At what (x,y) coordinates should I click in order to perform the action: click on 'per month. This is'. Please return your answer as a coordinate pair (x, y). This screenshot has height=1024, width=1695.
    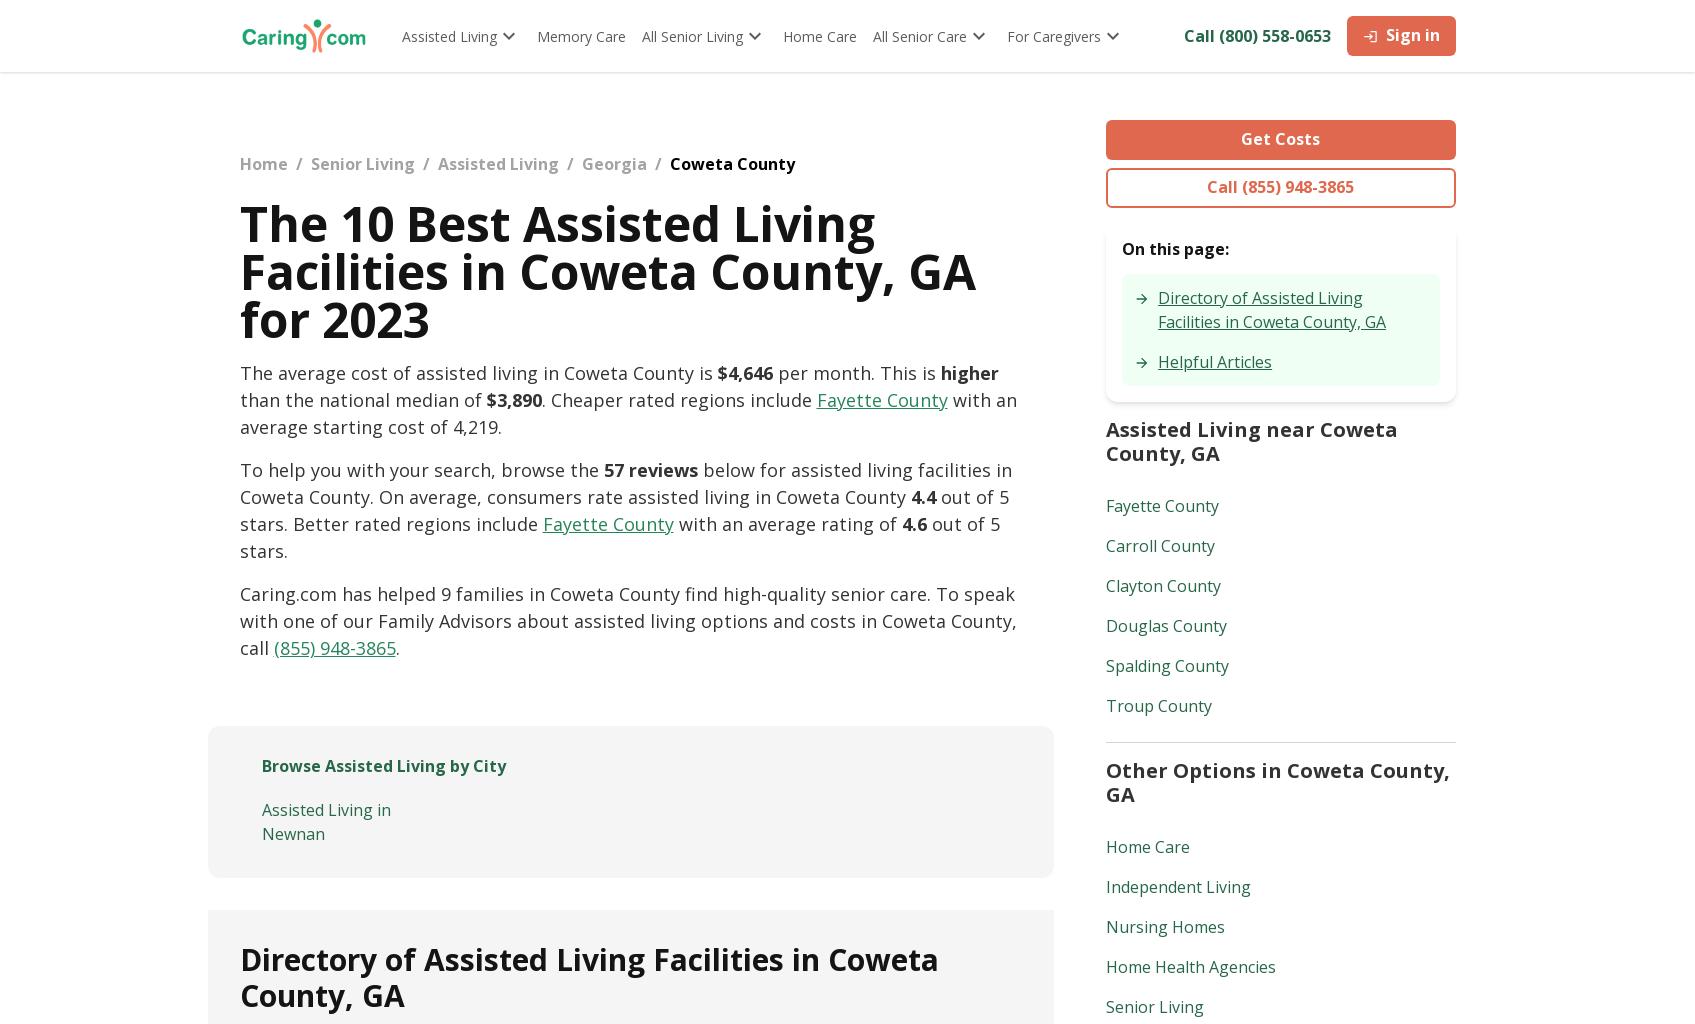
    Looking at the image, I should click on (854, 373).